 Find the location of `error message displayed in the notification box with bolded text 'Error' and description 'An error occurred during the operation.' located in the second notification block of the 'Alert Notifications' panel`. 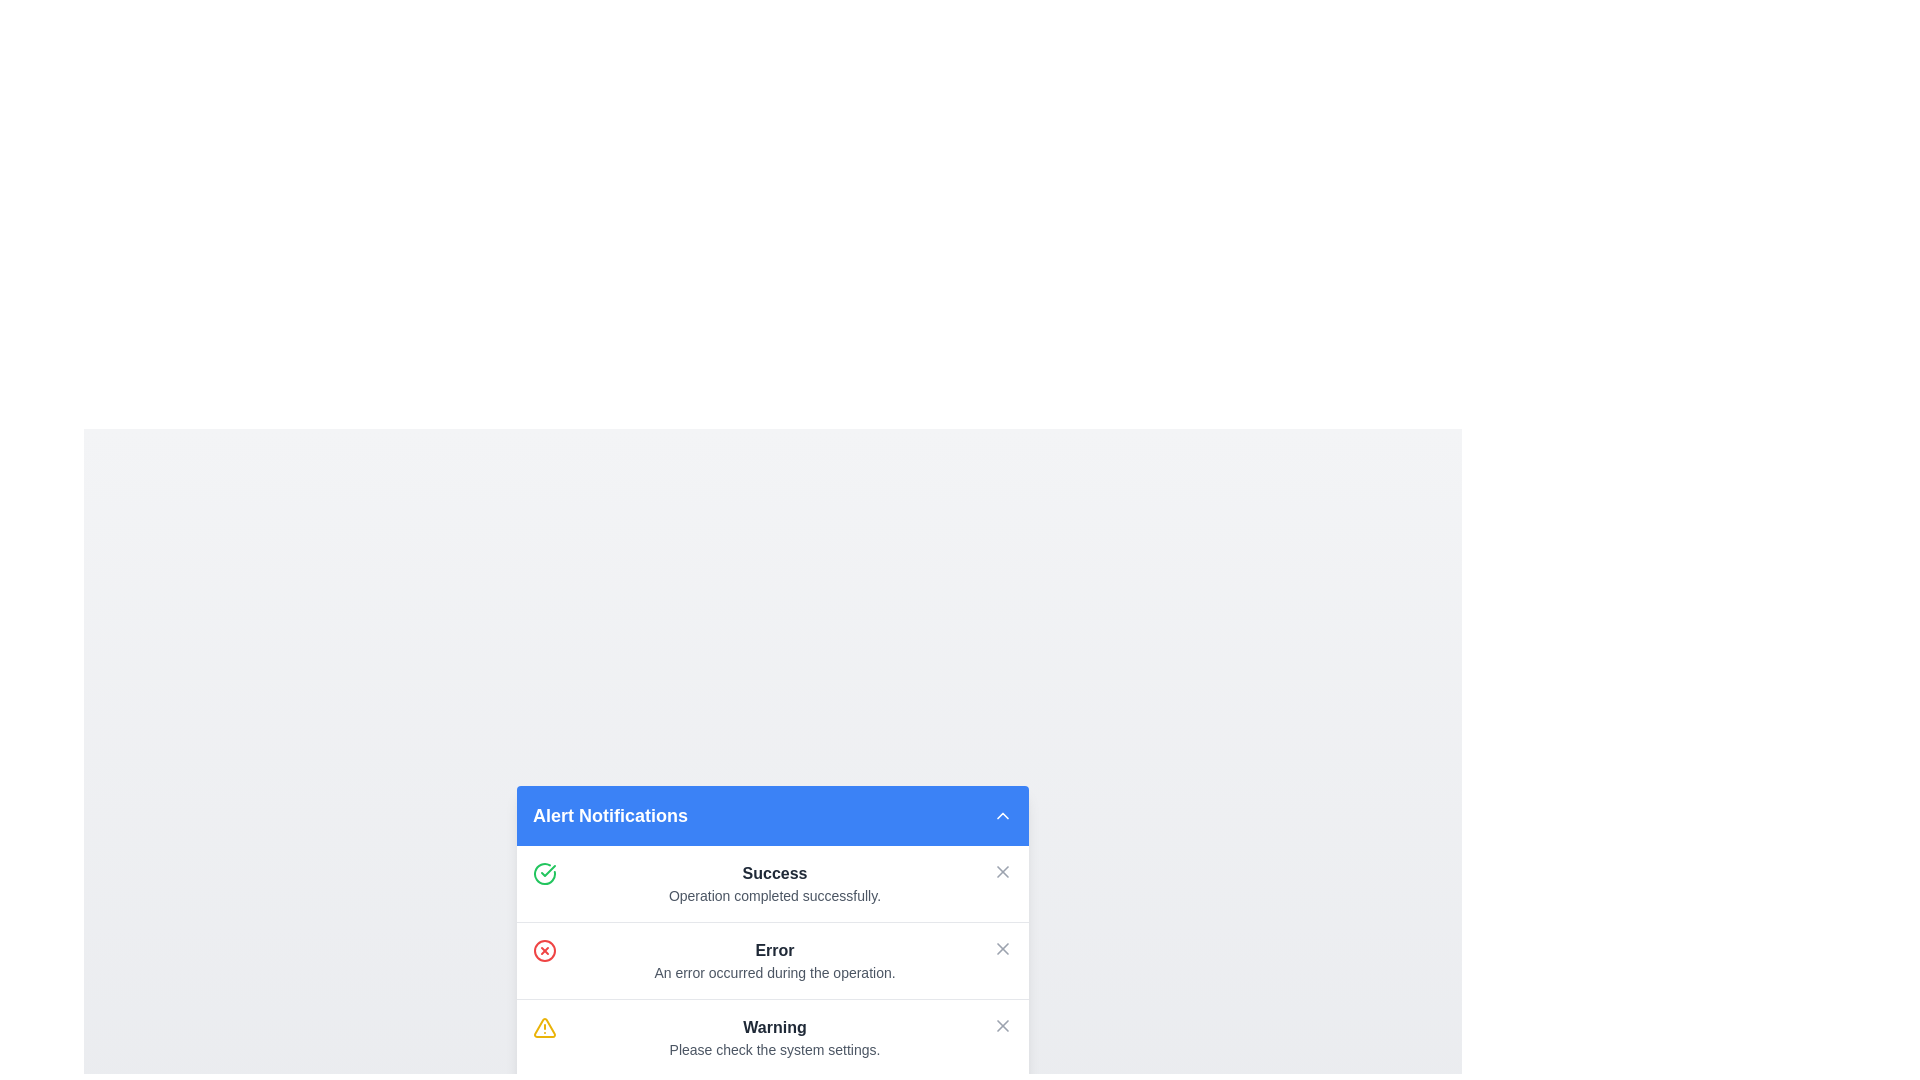

error message displayed in the notification box with bolded text 'Error' and description 'An error occurred during the operation.' located in the second notification block of the 'Alert Notifications' panel is located at coordinates (773, 959).